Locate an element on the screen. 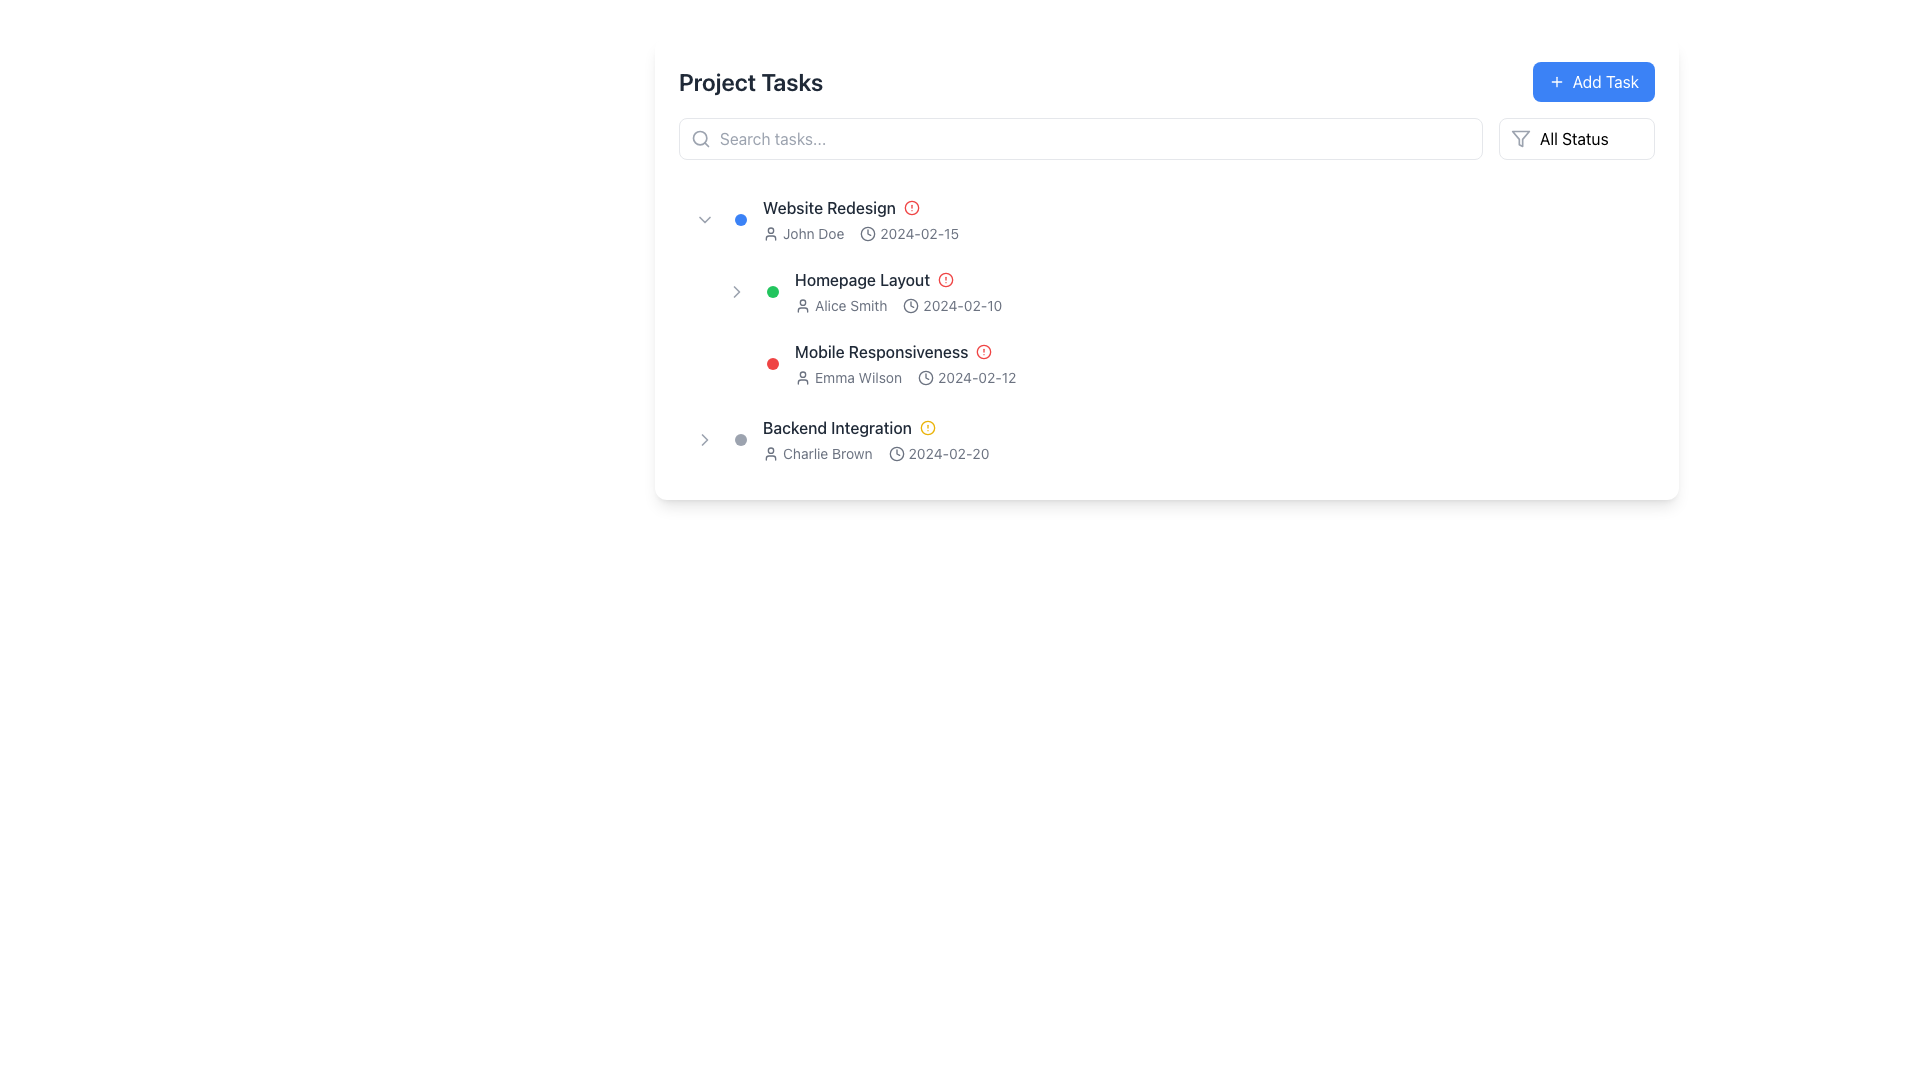  the information associated with the label displaying the name of the individual linked to the task 'Homepage Layout', located left of the date '2024-02-10' is located at coordinates (841, 305).